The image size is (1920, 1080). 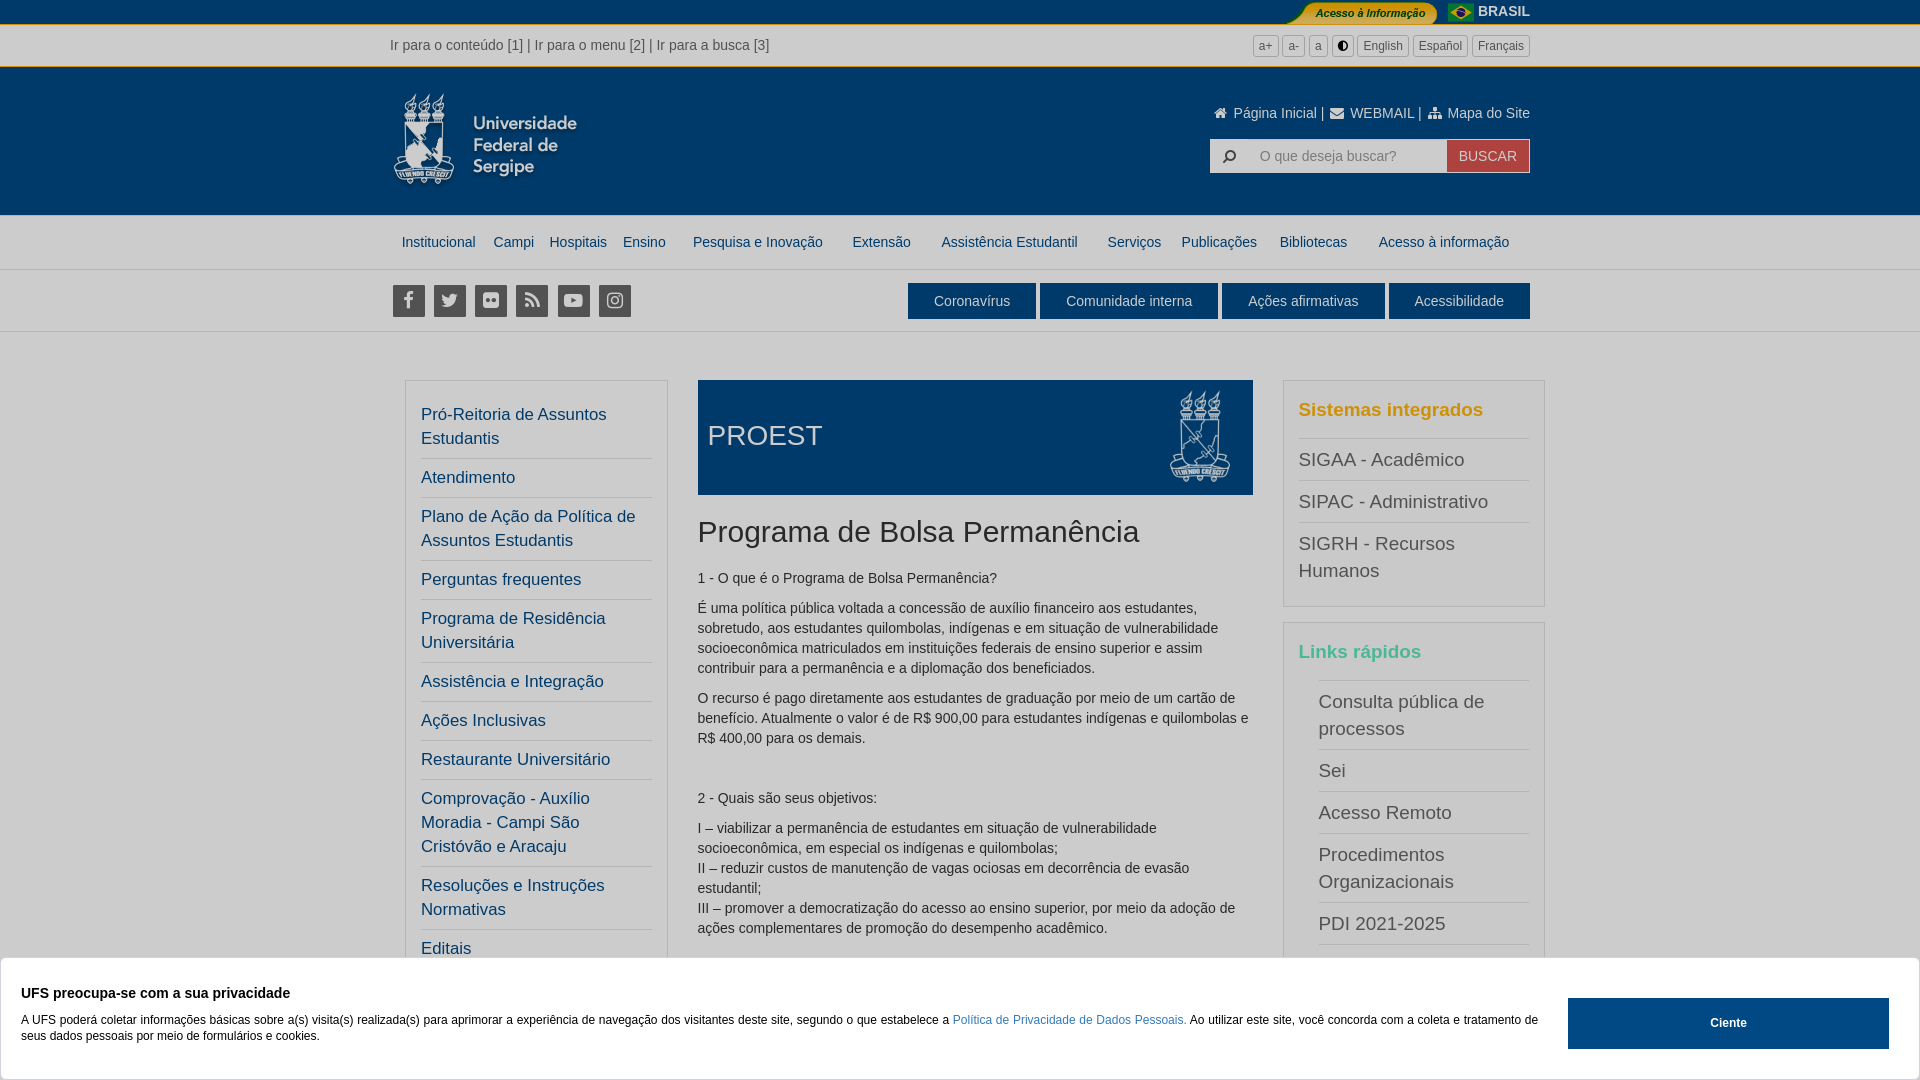 What do you see at coordinates (420, 1026) in the screenshot?
I see `'Resultados'` at bounding box center [420, 1026].